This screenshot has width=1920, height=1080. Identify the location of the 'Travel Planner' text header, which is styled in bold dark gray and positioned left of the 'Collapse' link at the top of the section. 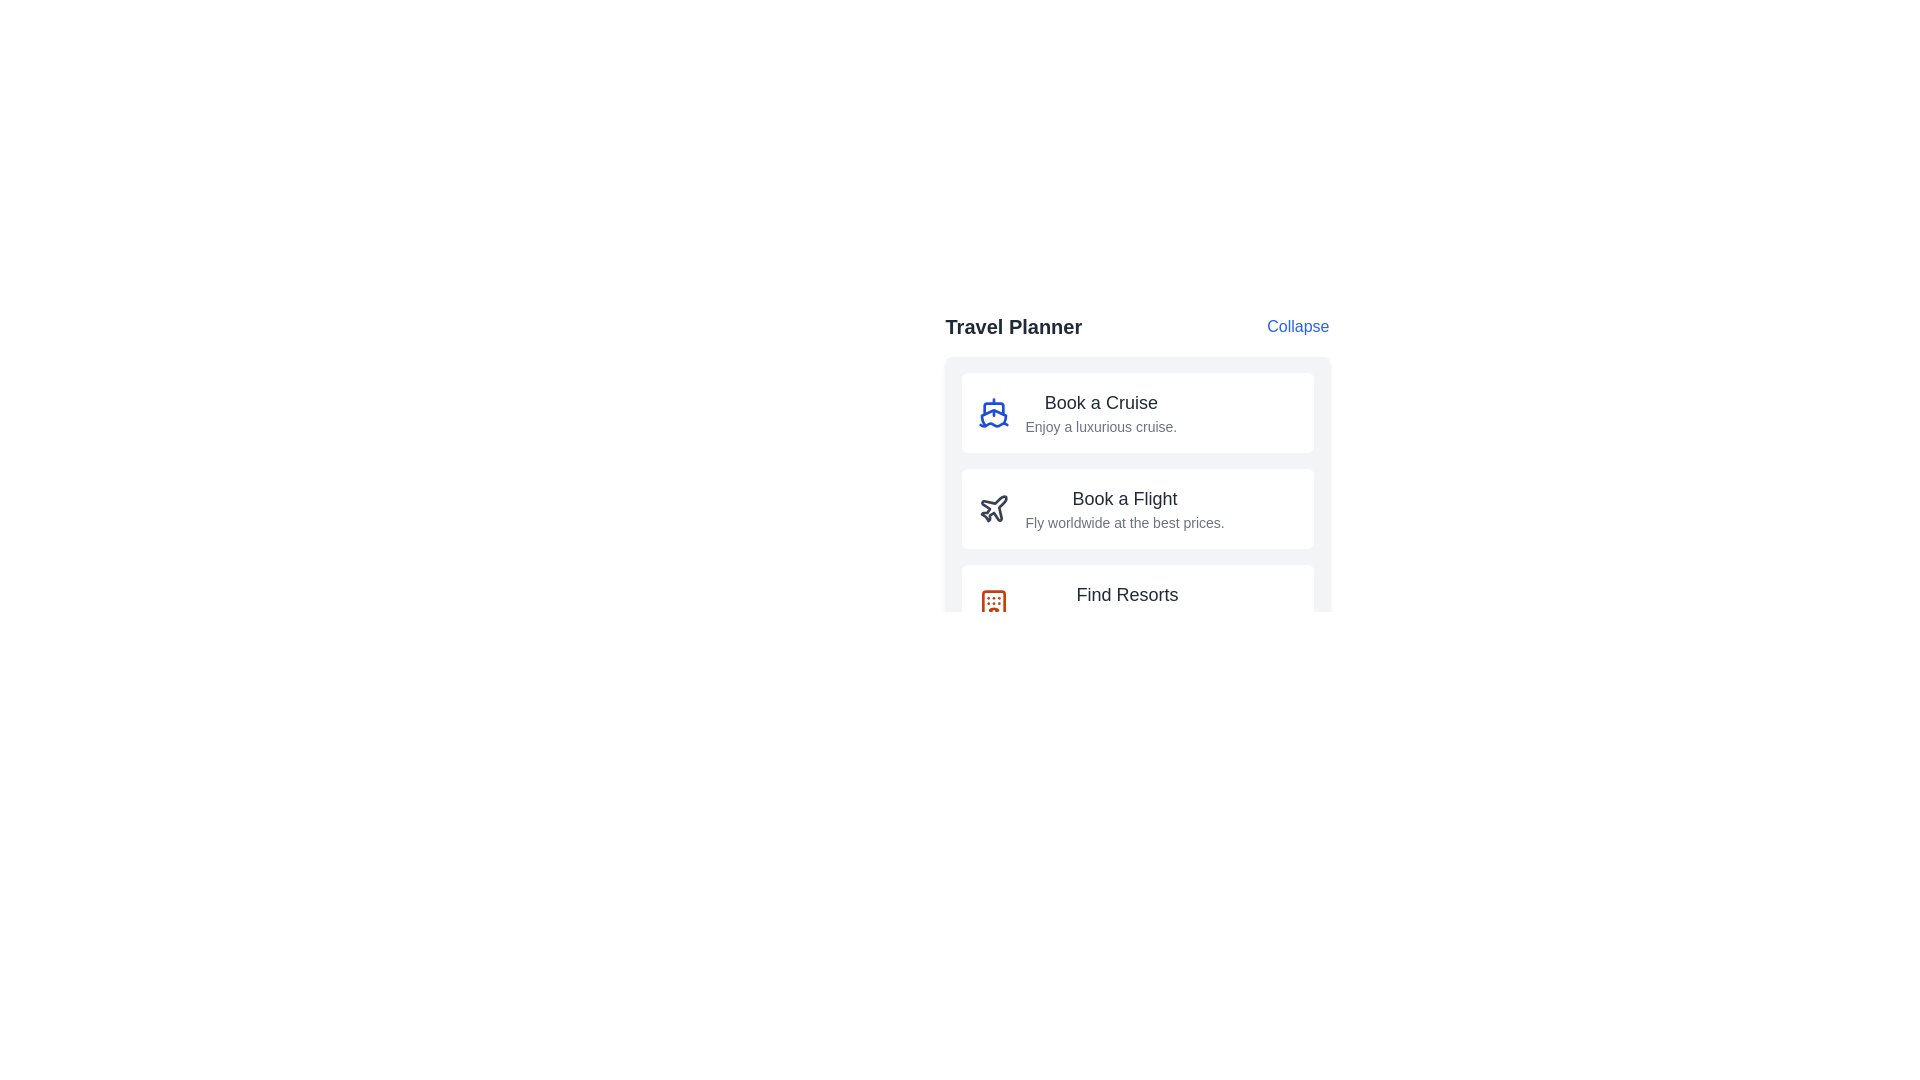
(1013, 326).